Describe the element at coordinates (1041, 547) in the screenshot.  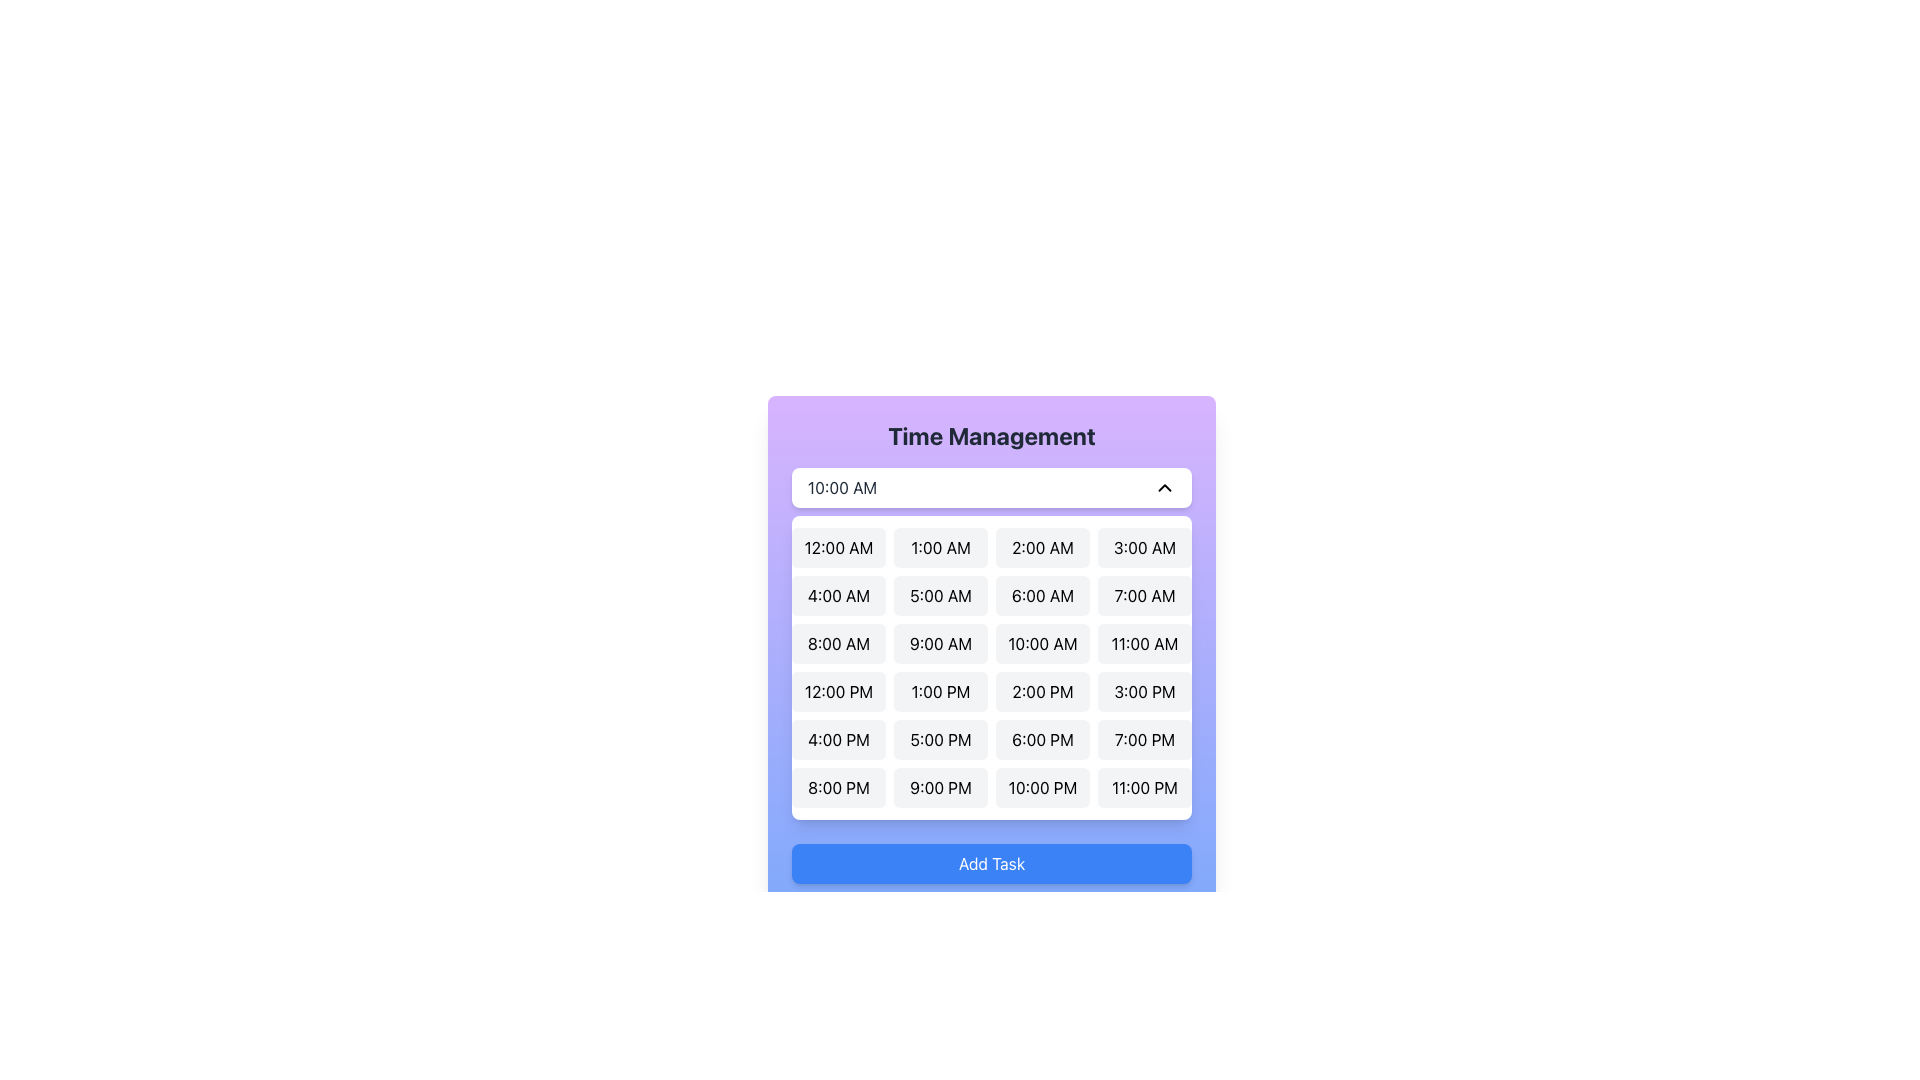
I see `the button labeled '2:00 AM', which is part of a dropdown selection menu in the first row, third column of a grid layout` at that location.